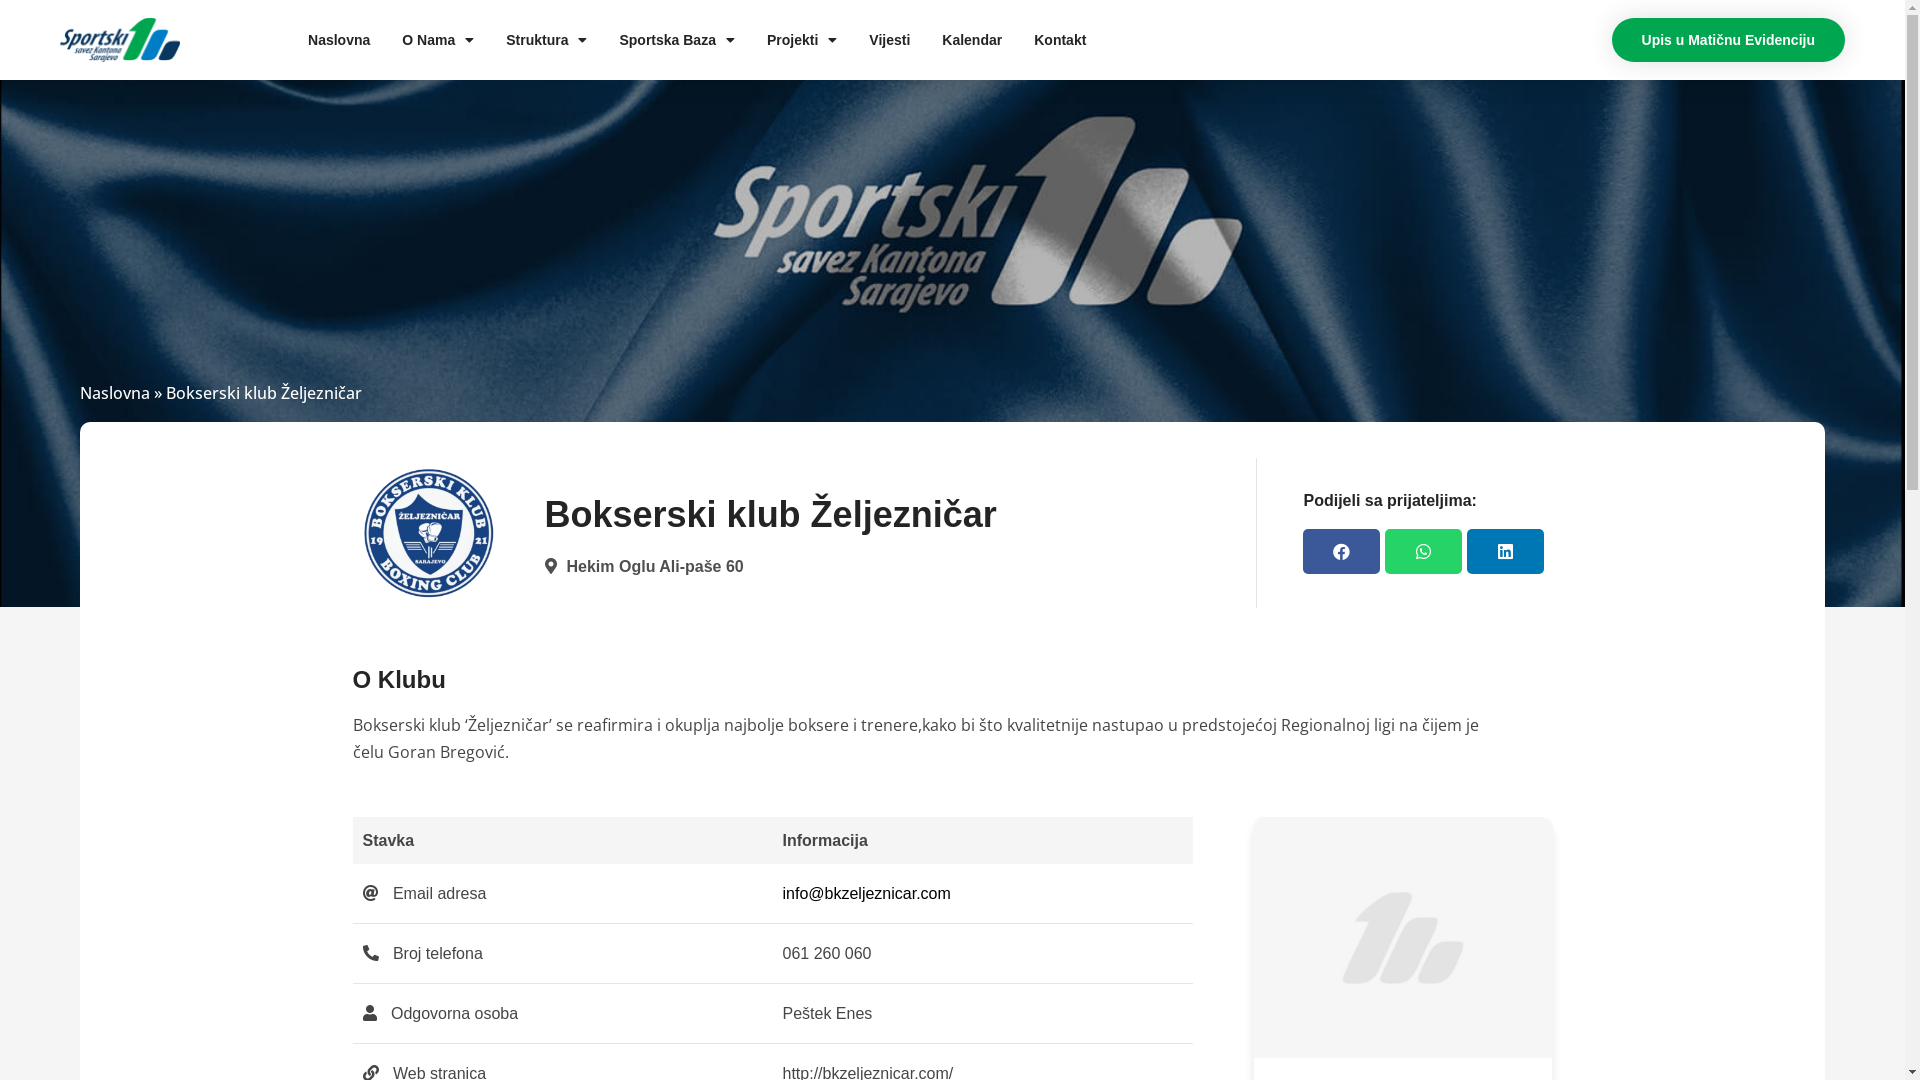 Image resolution: width=1920 pixels, height=1080 pixels. What do you see at coordinates (489, 39) in the screenshot?
I see `'Struktura'` at bounding box center [489, 39].